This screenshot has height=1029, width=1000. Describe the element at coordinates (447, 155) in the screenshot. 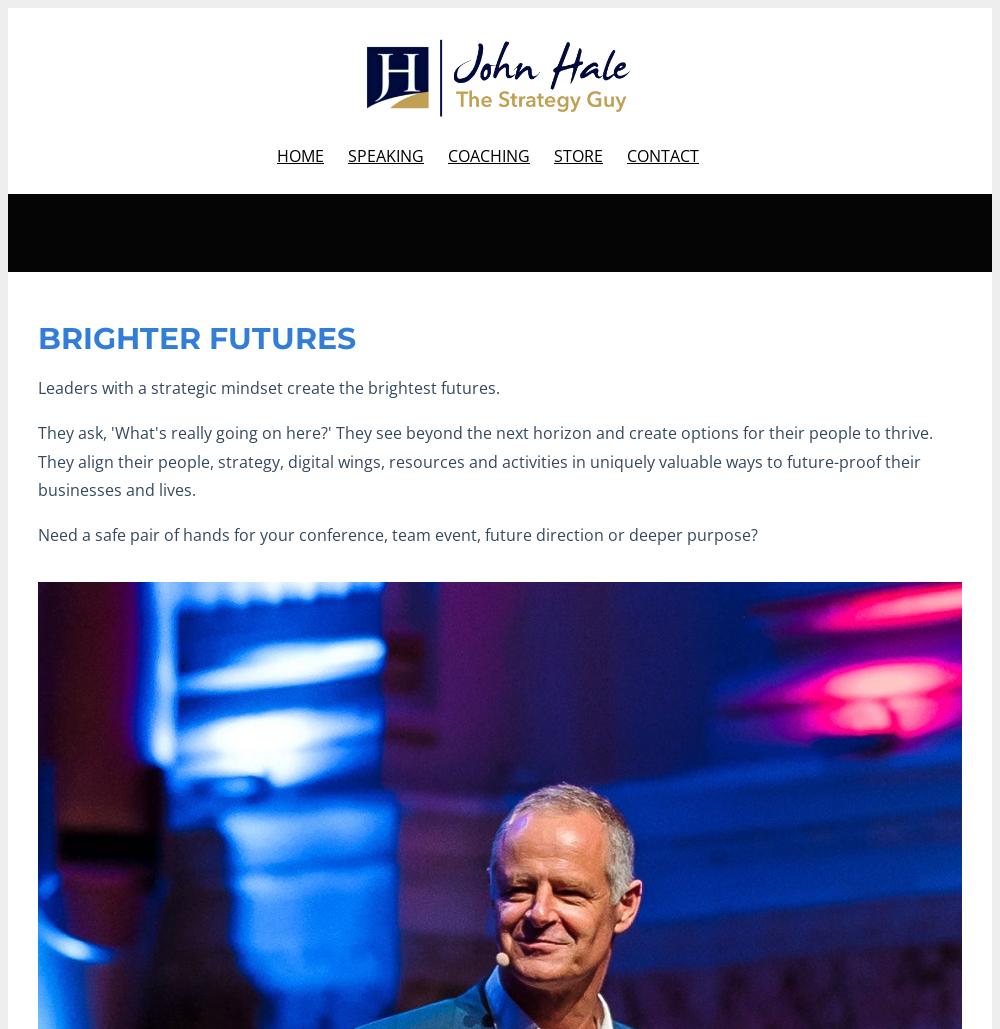

I see `'COACHING'` at that location.